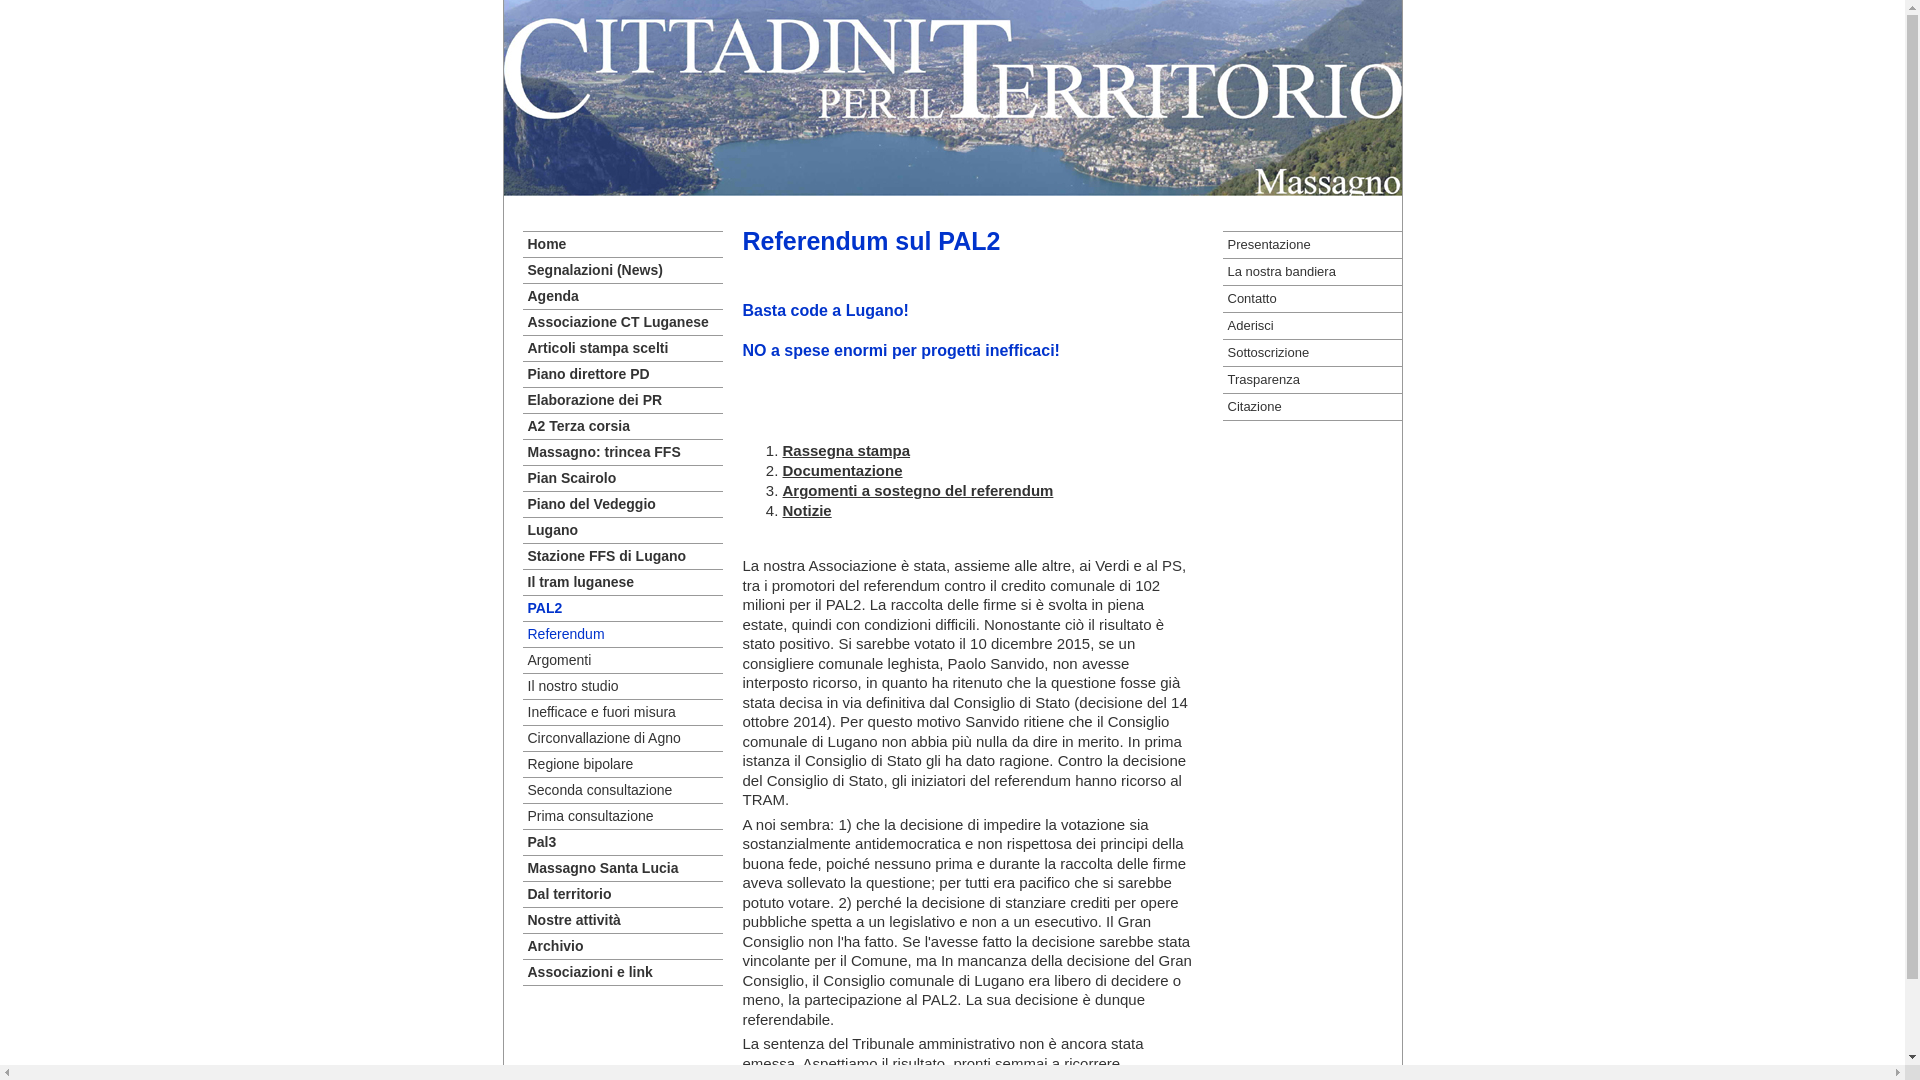 The width and height of the screenshot is (1920, 1080). Describe the element at coordinates (845, 450) in the screenshot. I see `'Rassegna stampa'` at that location.